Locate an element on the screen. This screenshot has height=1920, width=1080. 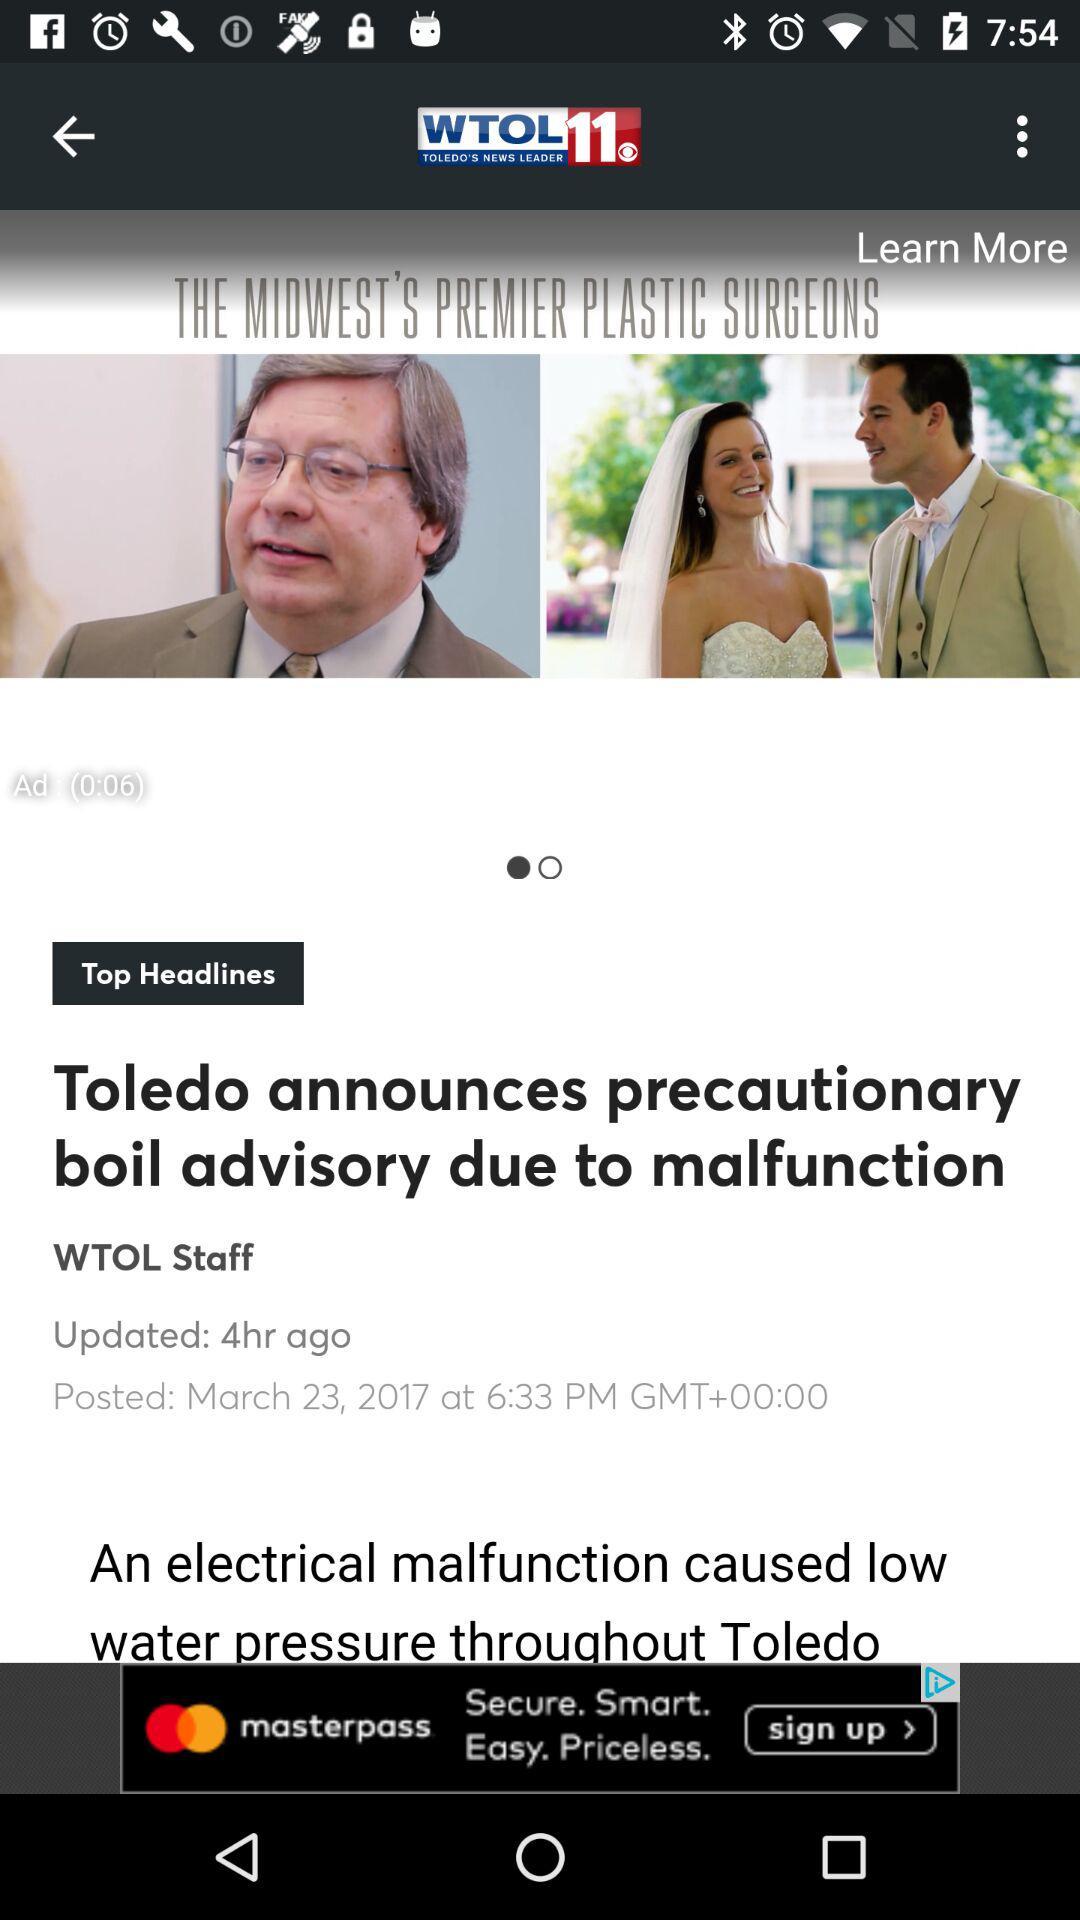
the advertisement is located at coordinates (540, 1727).